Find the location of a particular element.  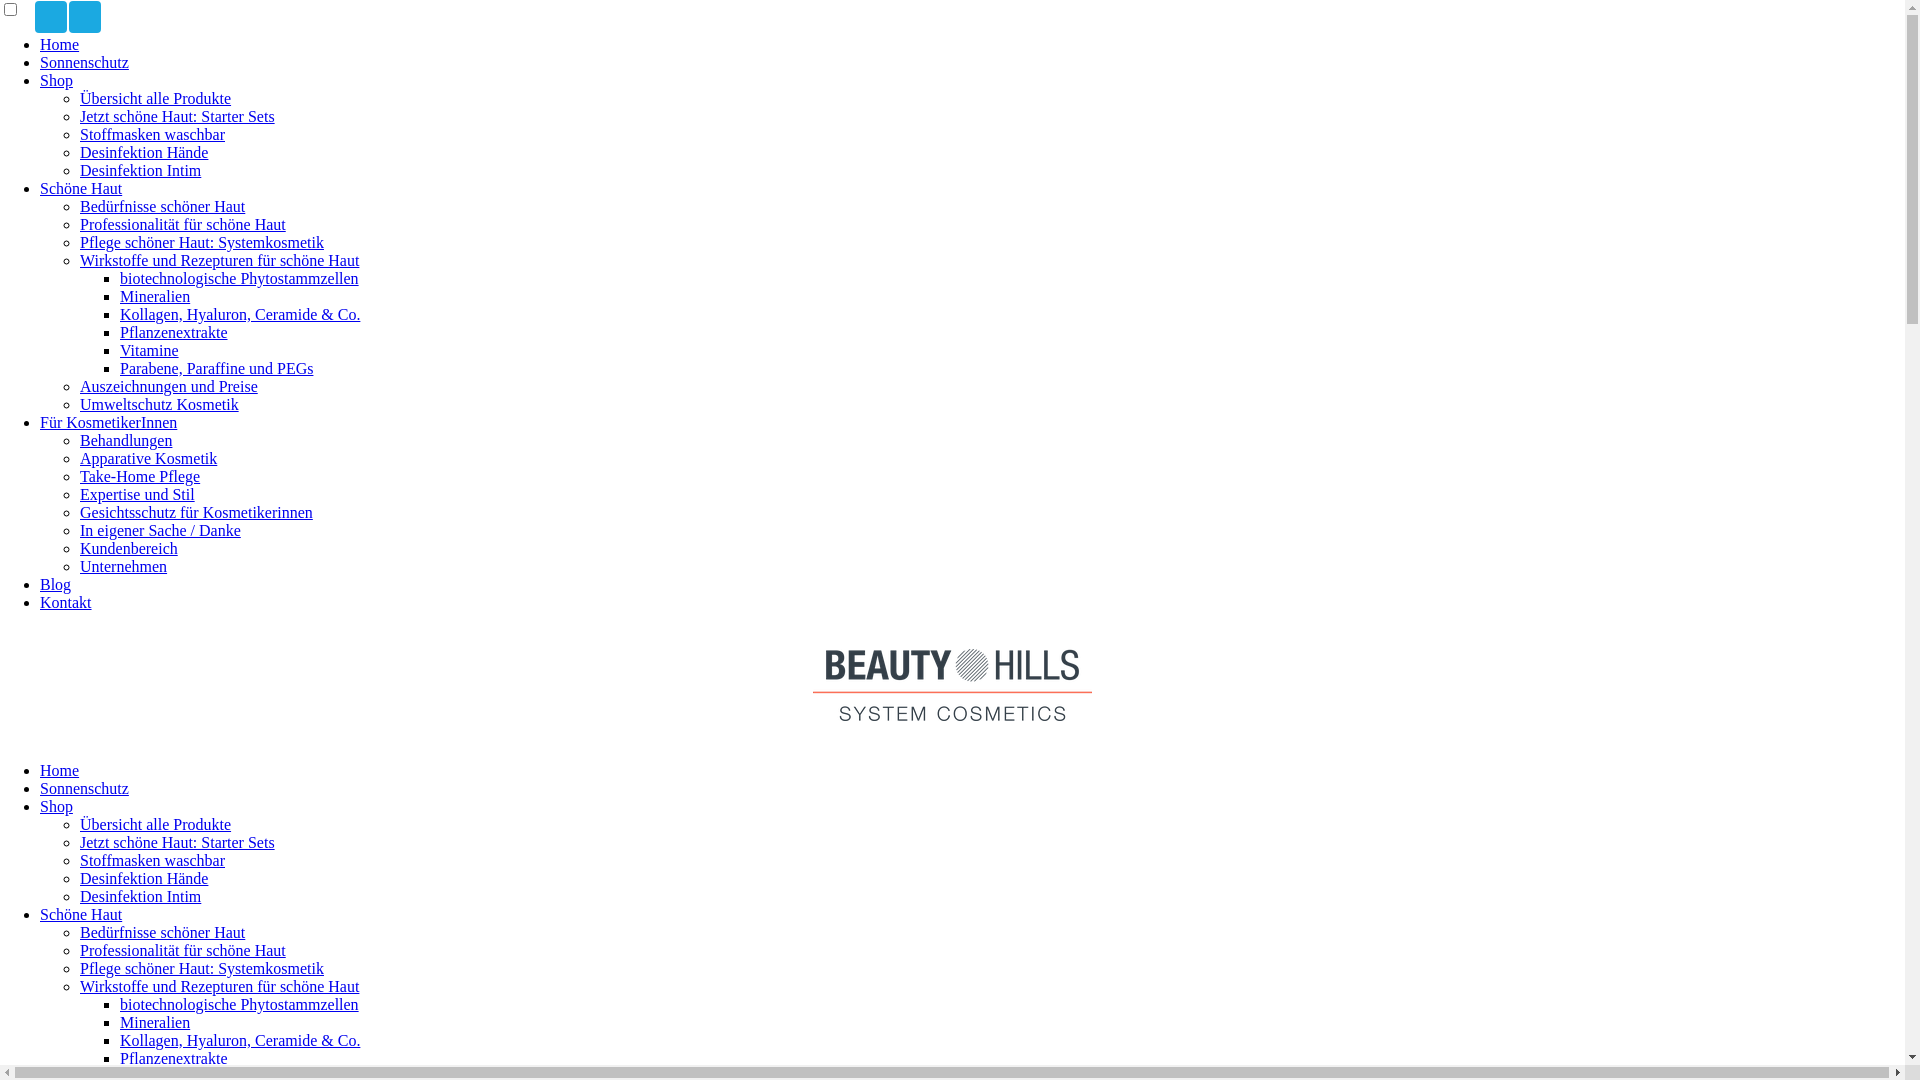

'biotechnologische Phytostammzellen' is located at coordinates (239, 278).